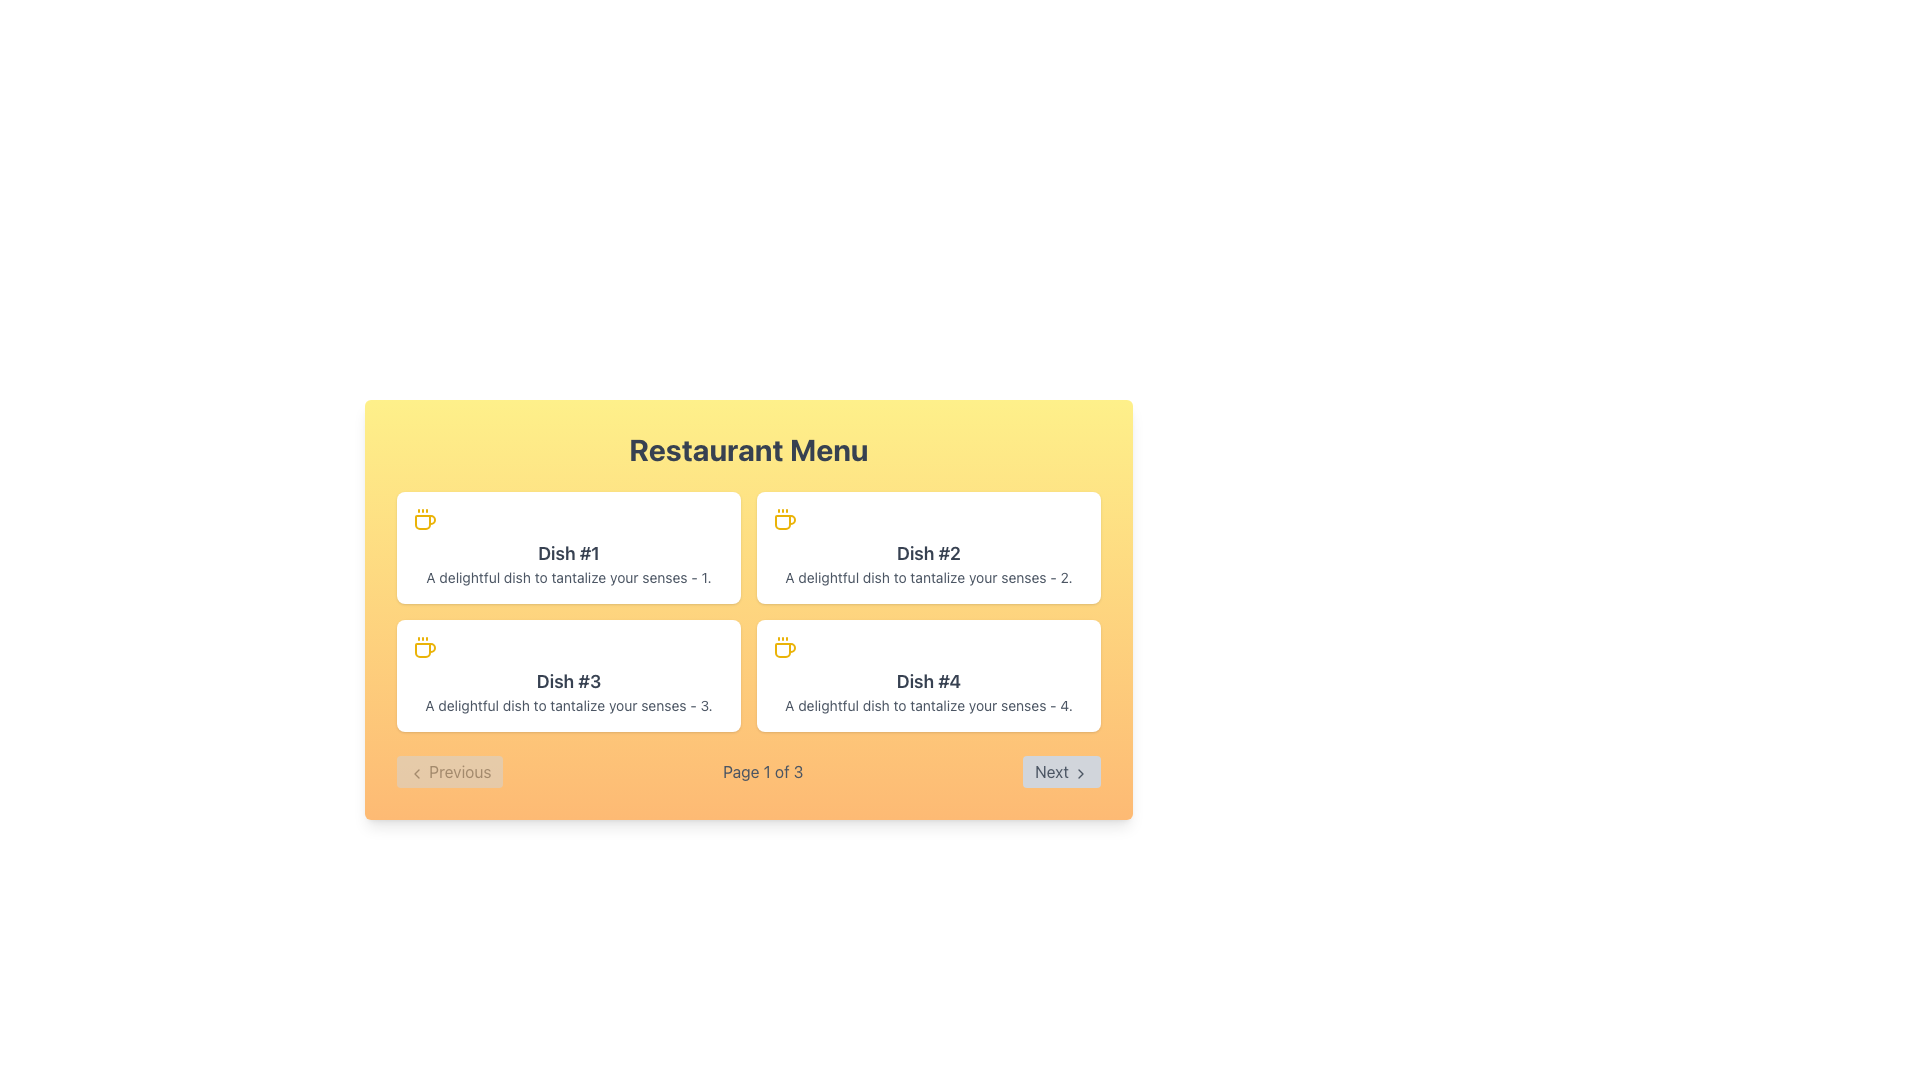  What do you see at coordinates (928, 578) in the screenshot?
I see `descriptive text for 'Dish #2' located in the top-right card of the restaurant menu` at bounding box center [928, 578].